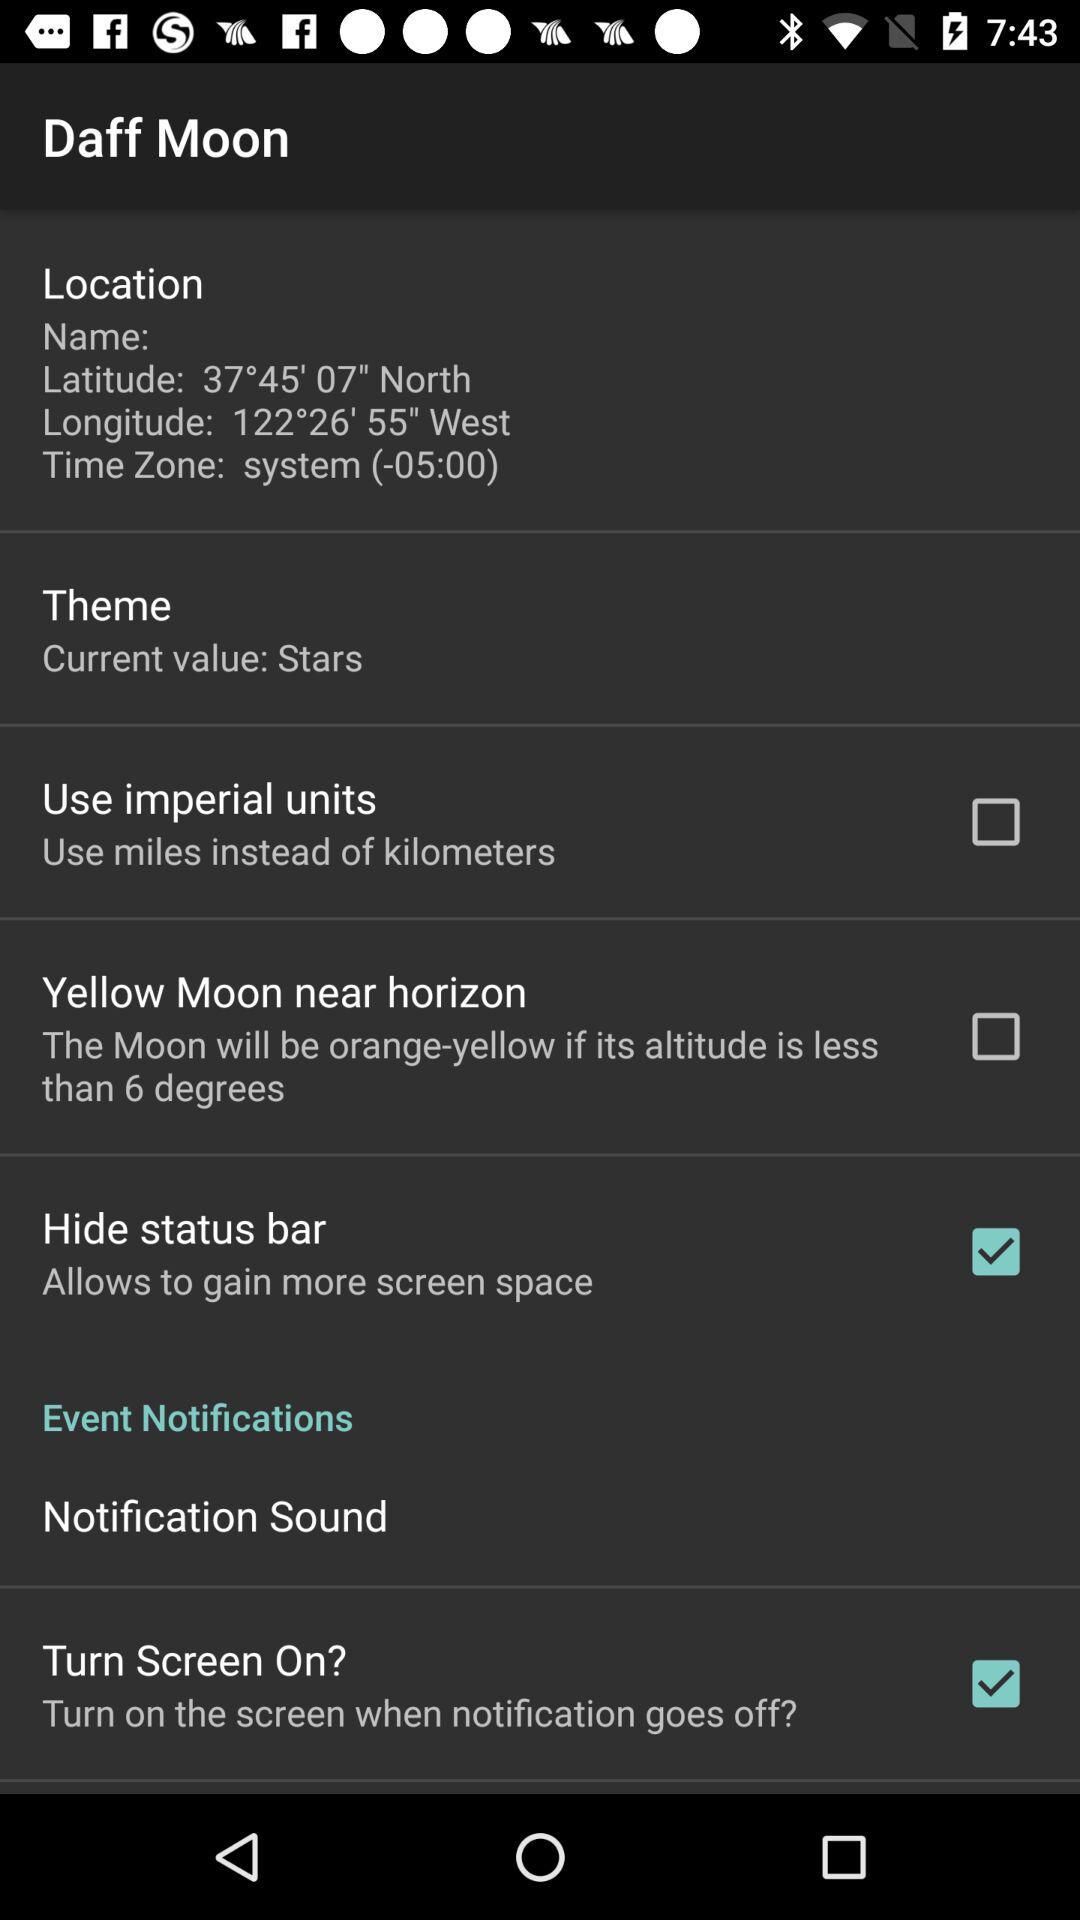  I want to click on the event notifications, so click(540, 1394).